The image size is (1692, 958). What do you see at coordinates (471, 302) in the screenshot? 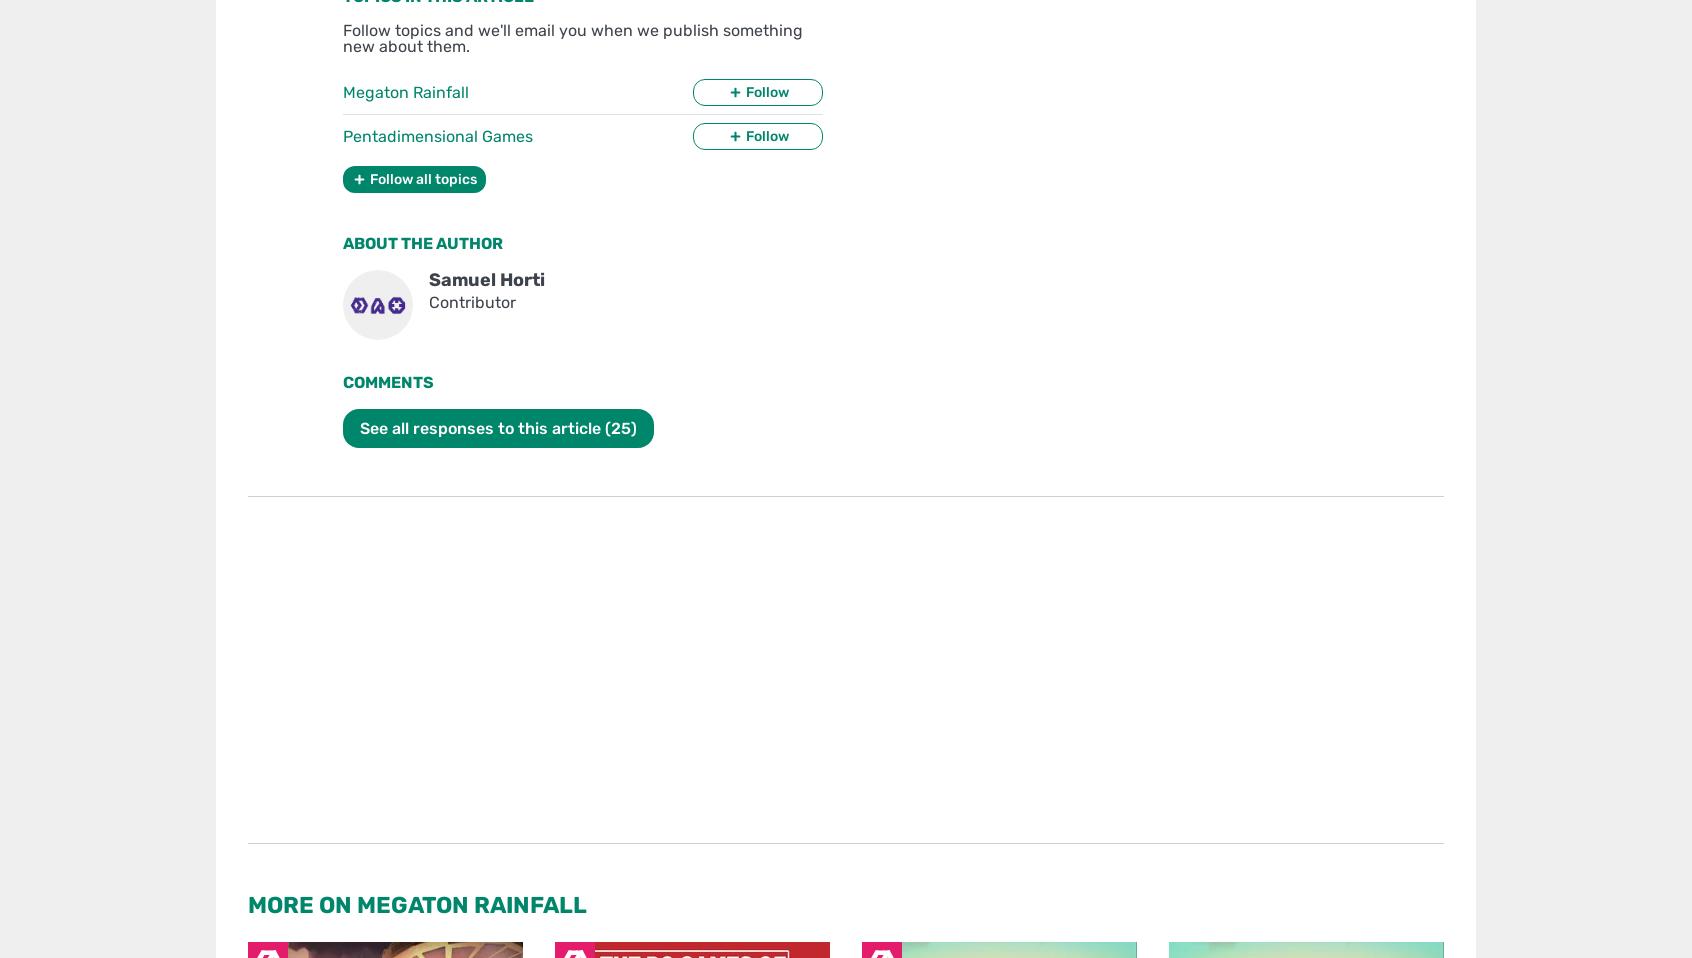
I see `'Contributor'` at bounding box center [471, 302].